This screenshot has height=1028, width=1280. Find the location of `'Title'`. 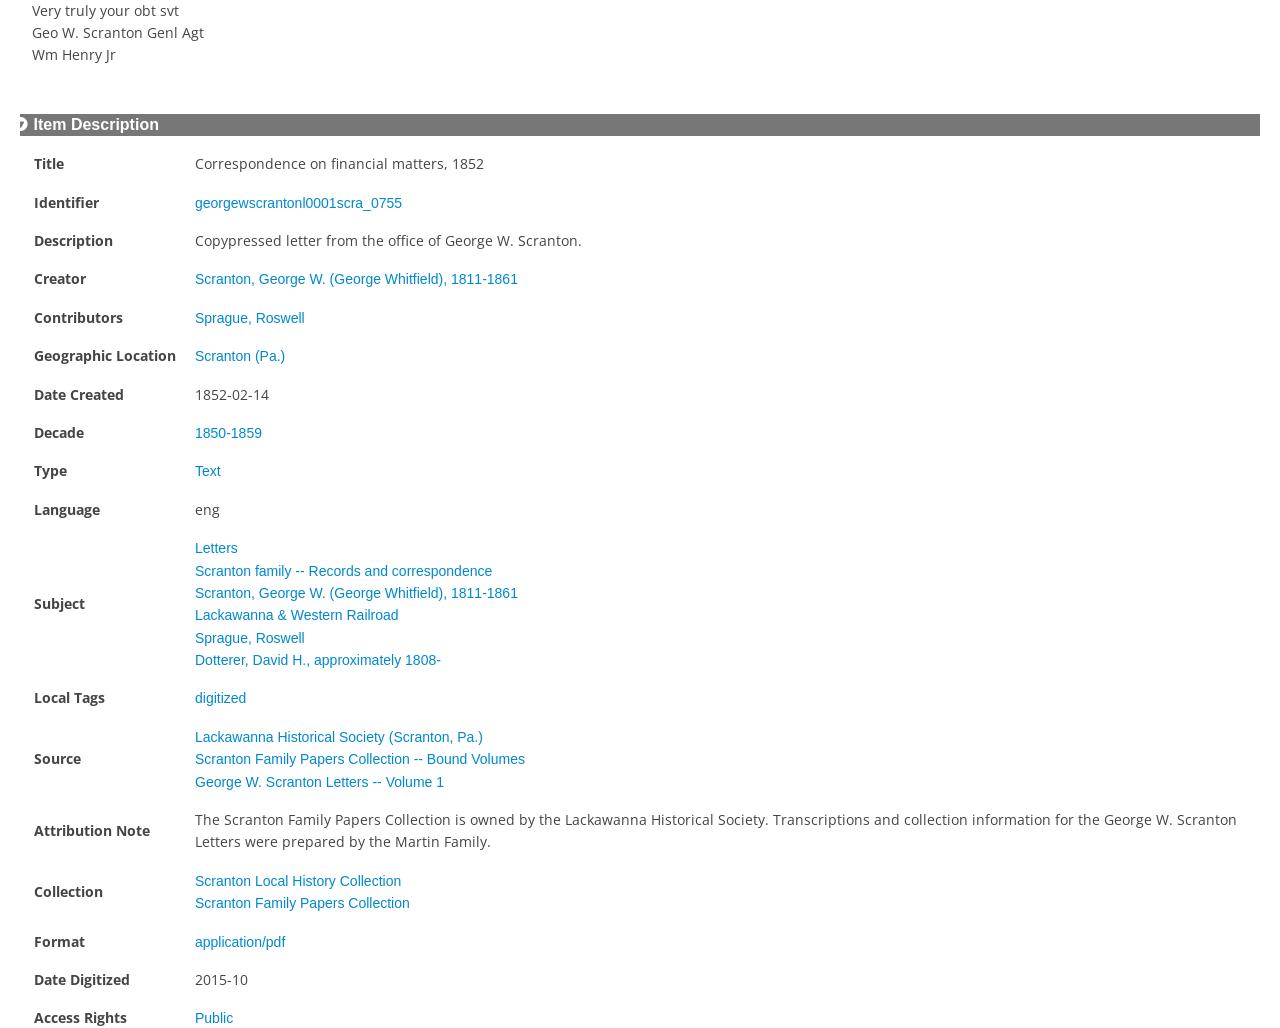

'Title' is located at coordinates (49, 163).